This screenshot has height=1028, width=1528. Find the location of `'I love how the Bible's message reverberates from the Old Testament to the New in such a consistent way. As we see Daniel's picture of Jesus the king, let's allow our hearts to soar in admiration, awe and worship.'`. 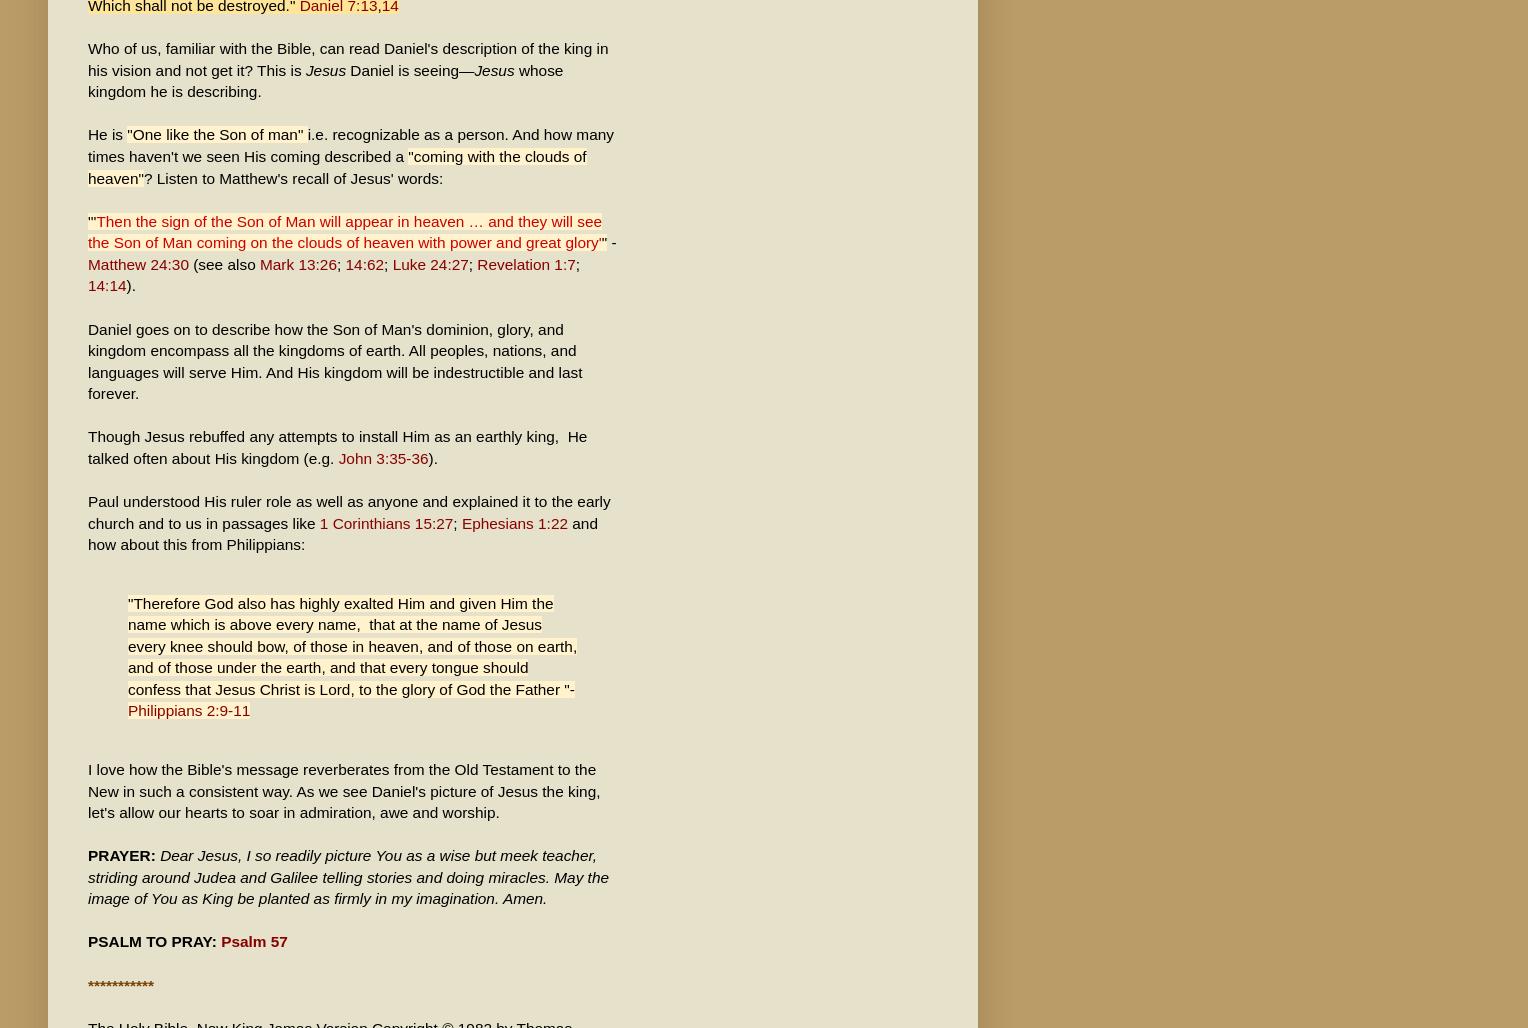

'I love how the Bible's message reverberates from the Old Testament to the New in such a consistent way. As we see Daniel's picture of Jesus the king, let's allow our hearts to soar in admiration, awe and worship.' is located at coordinates (342, 790).